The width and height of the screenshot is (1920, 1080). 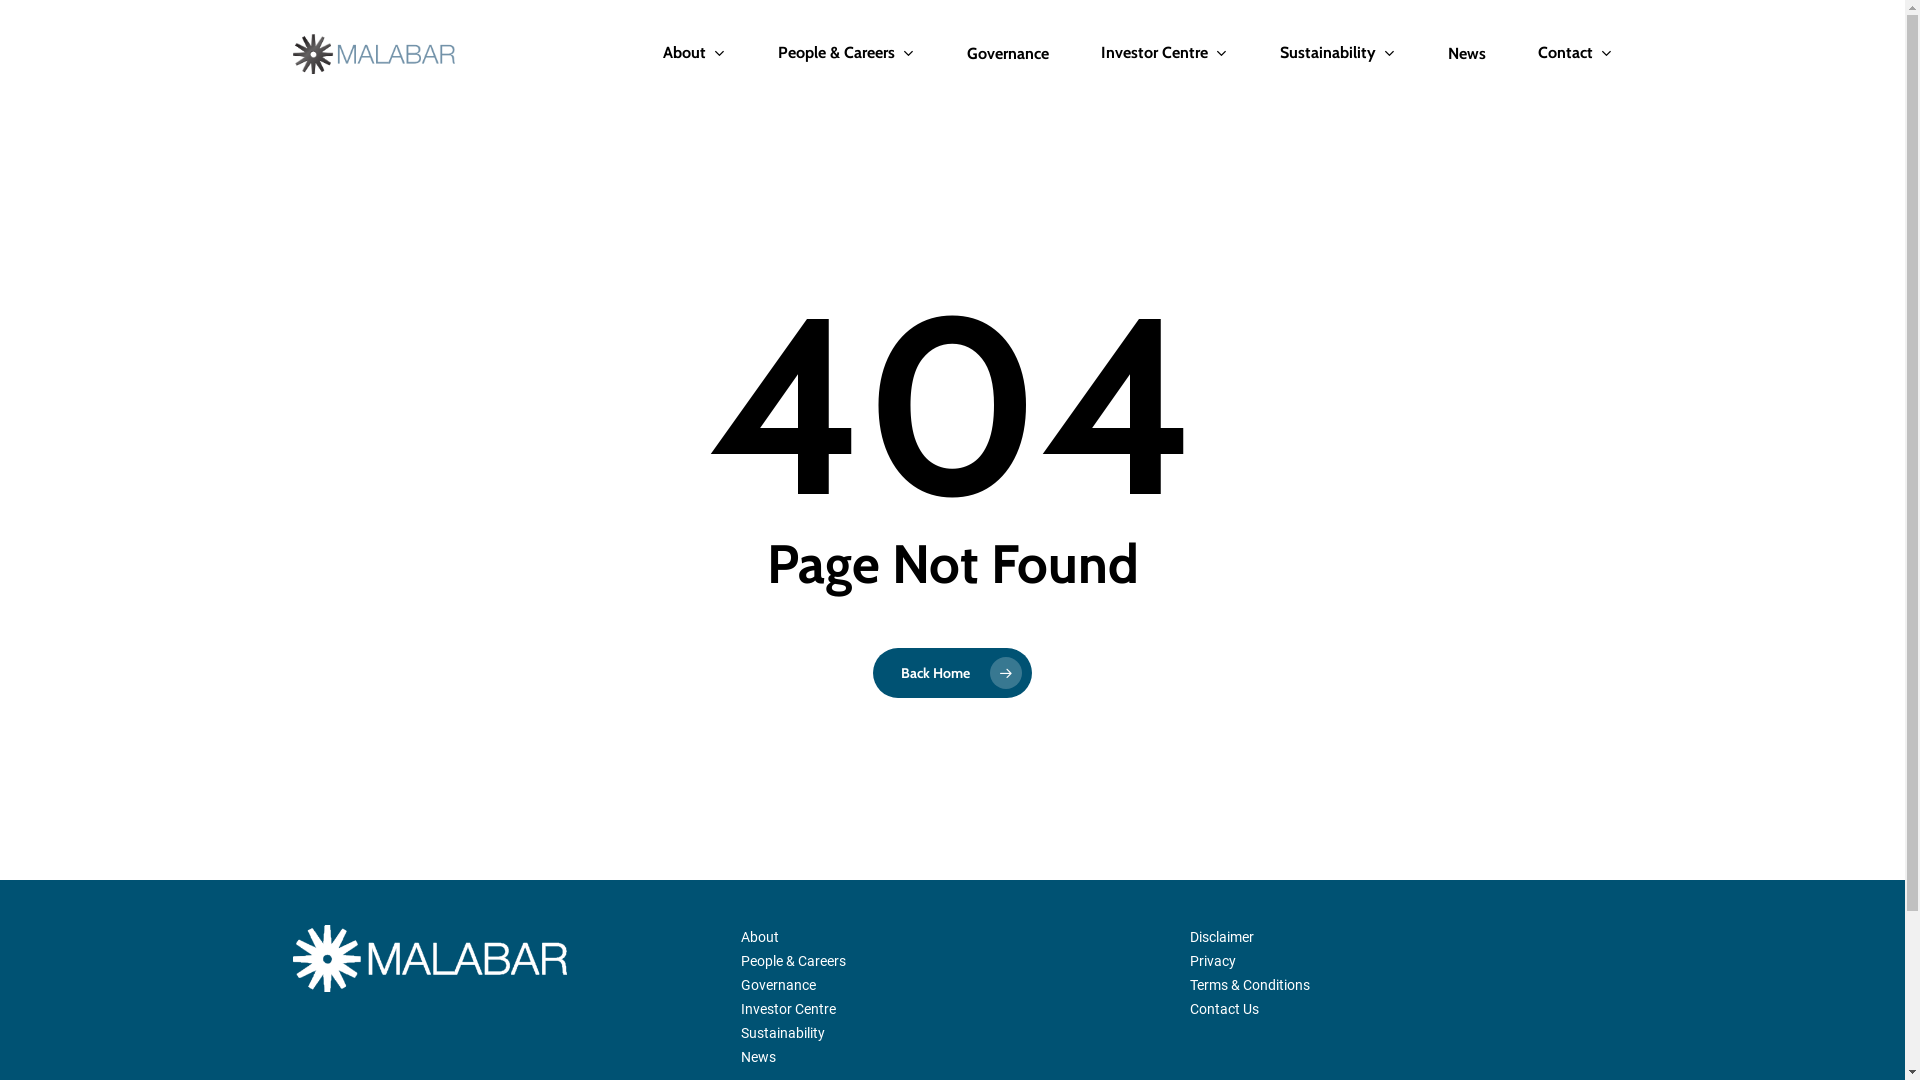 I want to click on 'Terms & Conditions', so click(x=1248, y=983).